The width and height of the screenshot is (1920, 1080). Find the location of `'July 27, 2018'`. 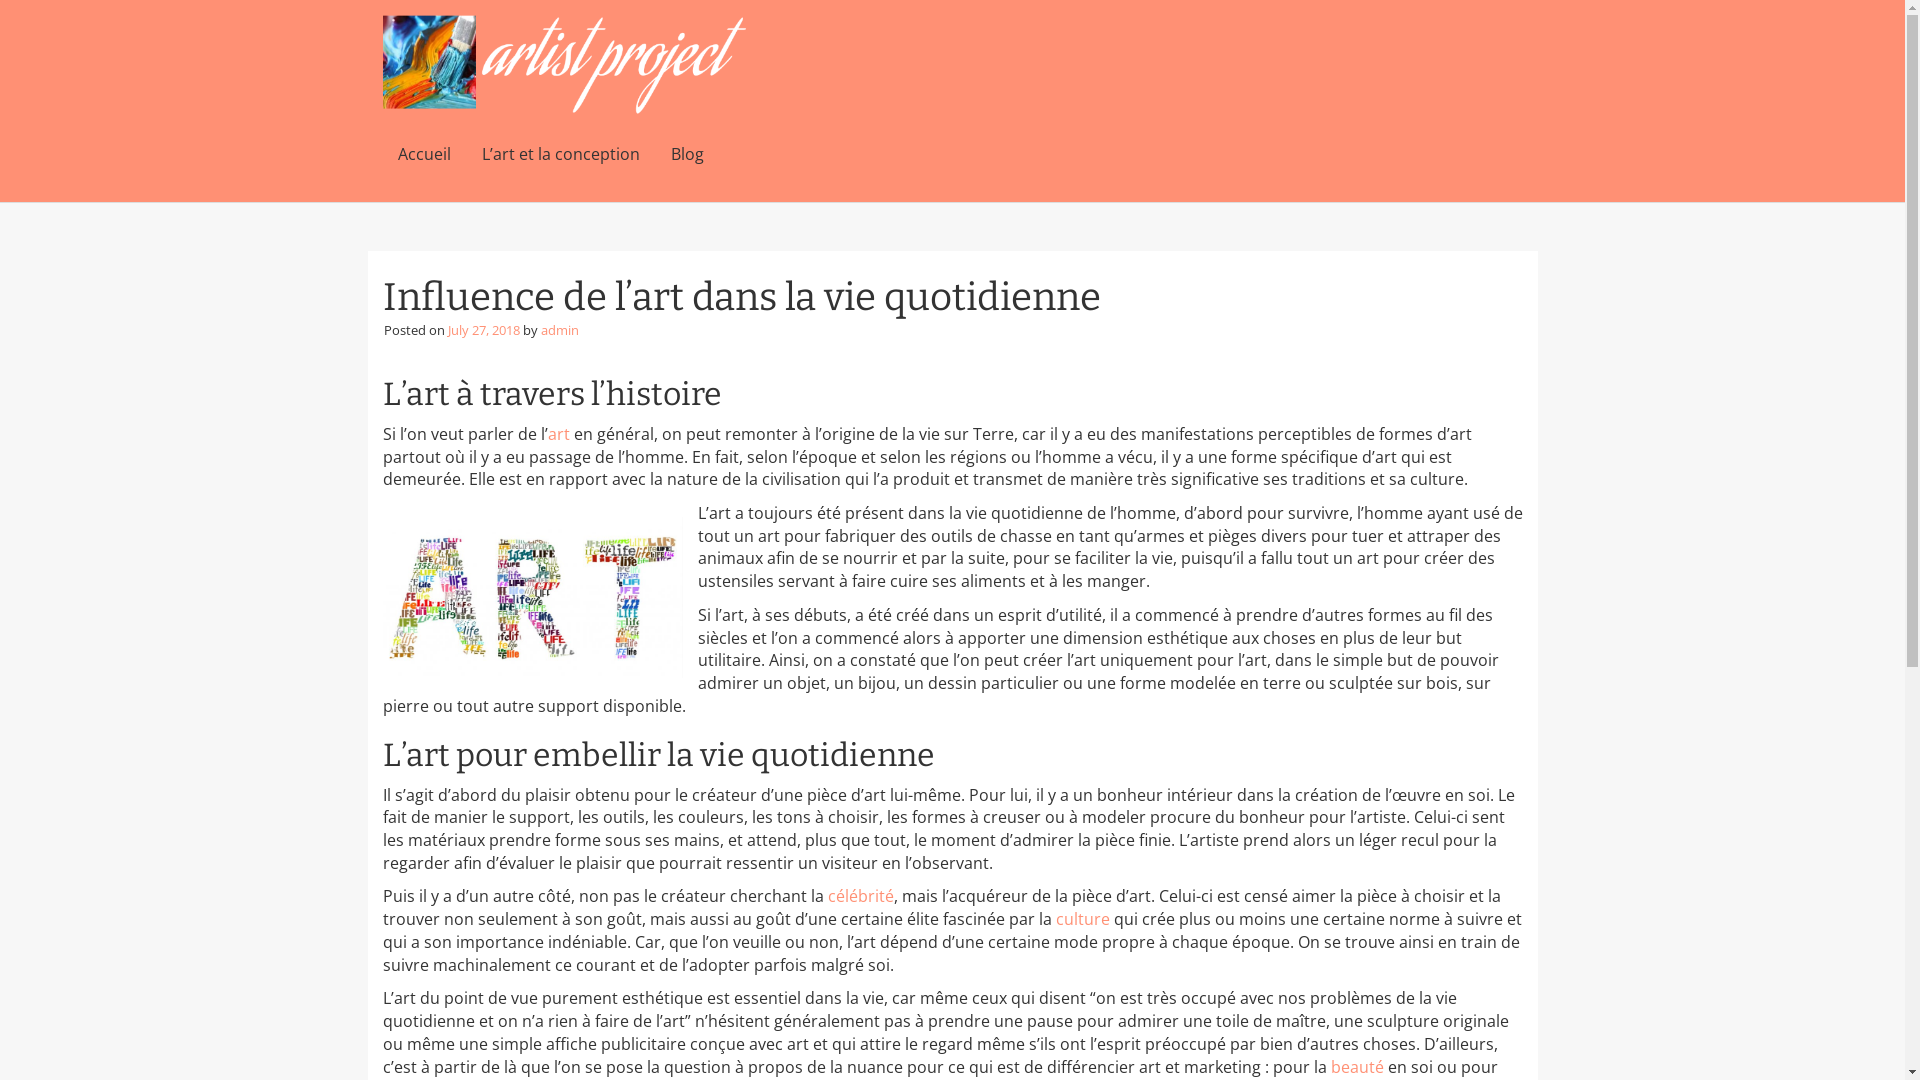

'July 27, 2018' is located at coordinates (446, 329).